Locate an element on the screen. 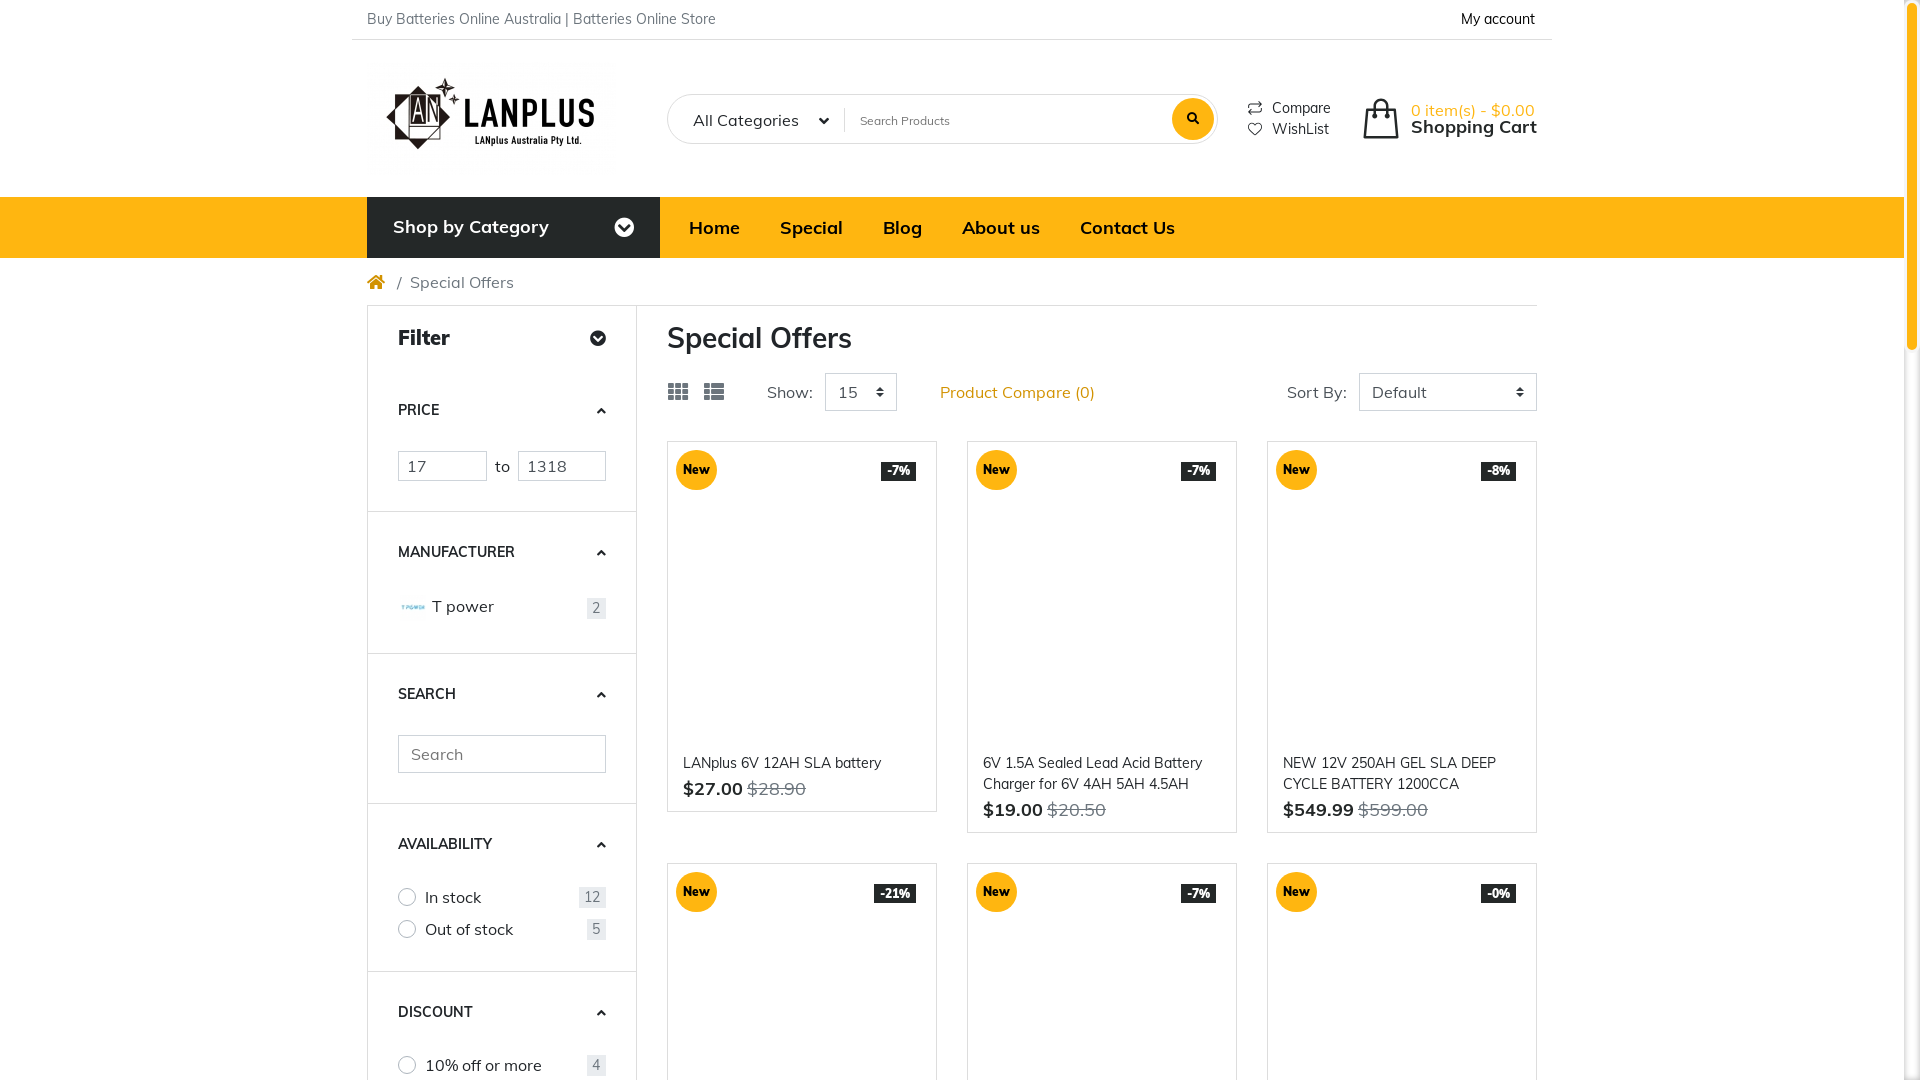 Image resolution: width=1920 pixels, height=1080 pixels. 'Shop by Category' is located at coordinates (393, 226).